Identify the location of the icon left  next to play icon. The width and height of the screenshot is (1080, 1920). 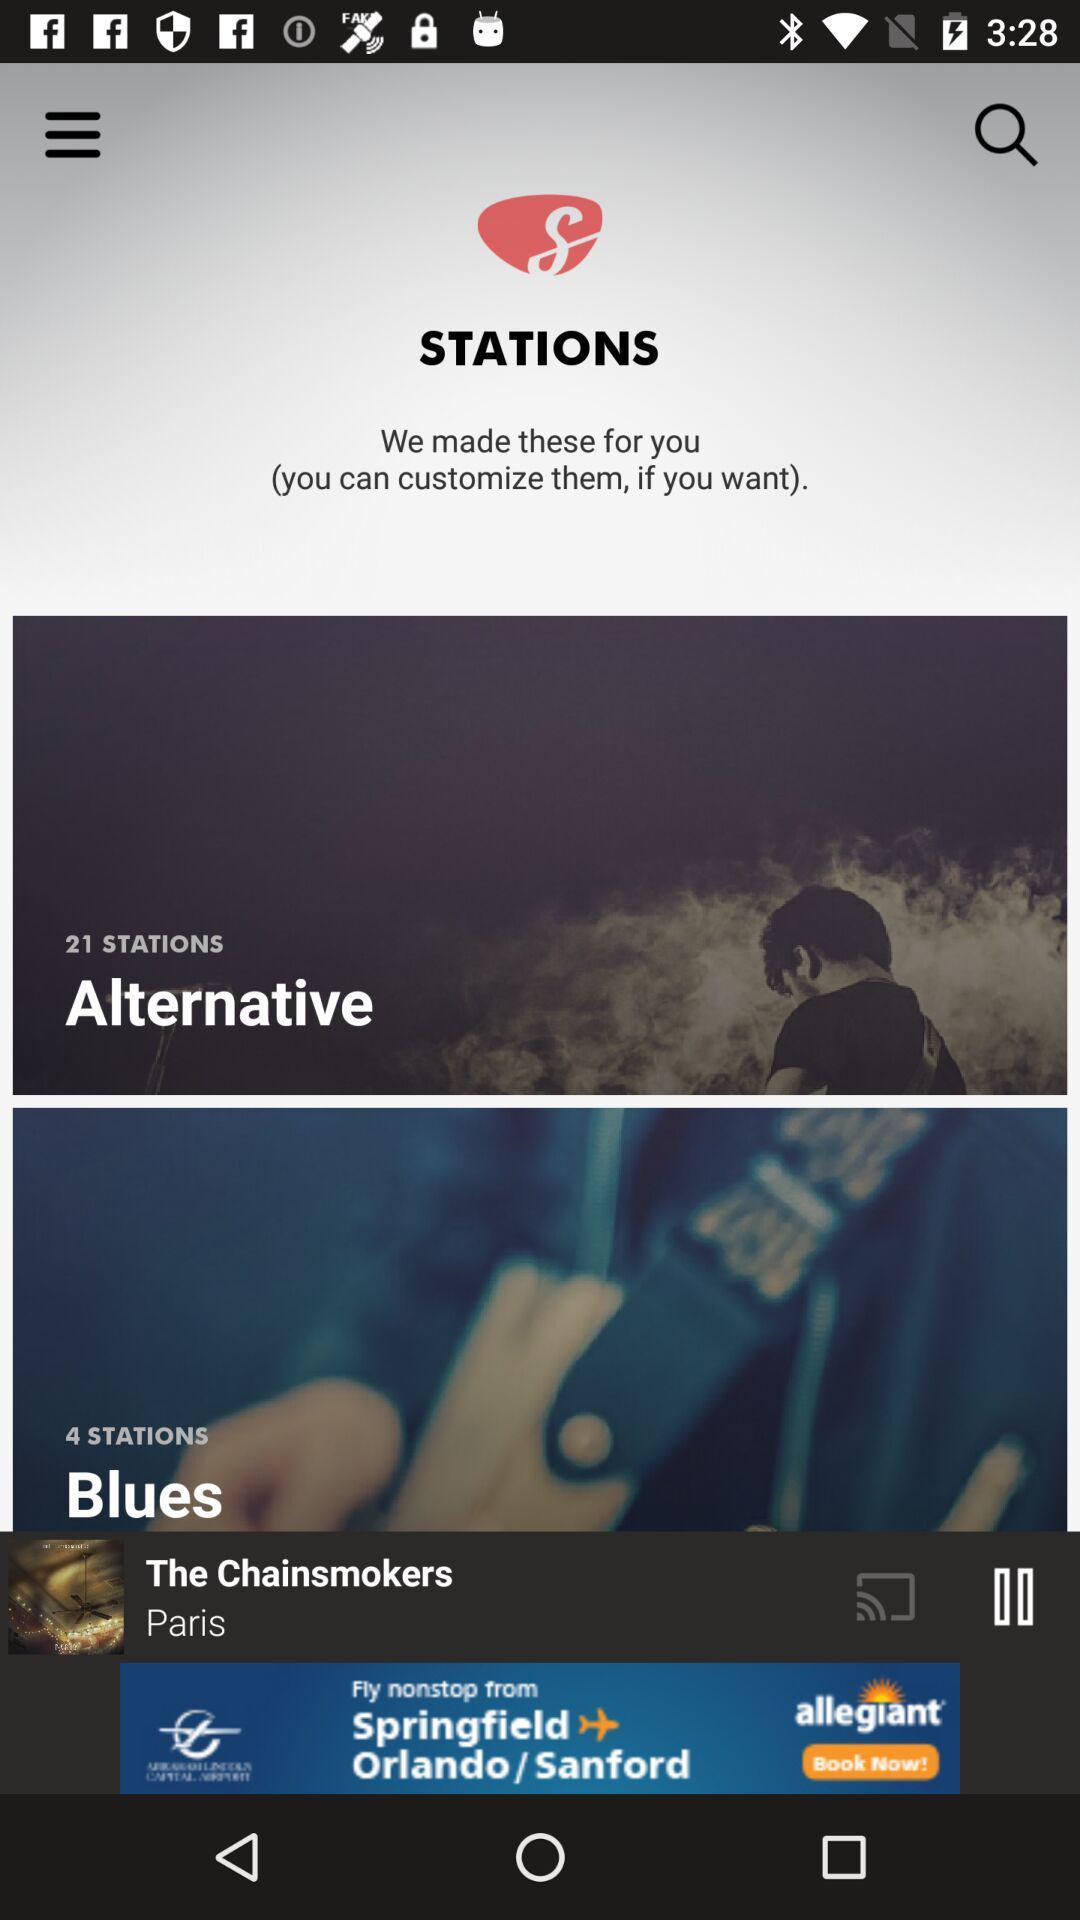
(885, 1596).